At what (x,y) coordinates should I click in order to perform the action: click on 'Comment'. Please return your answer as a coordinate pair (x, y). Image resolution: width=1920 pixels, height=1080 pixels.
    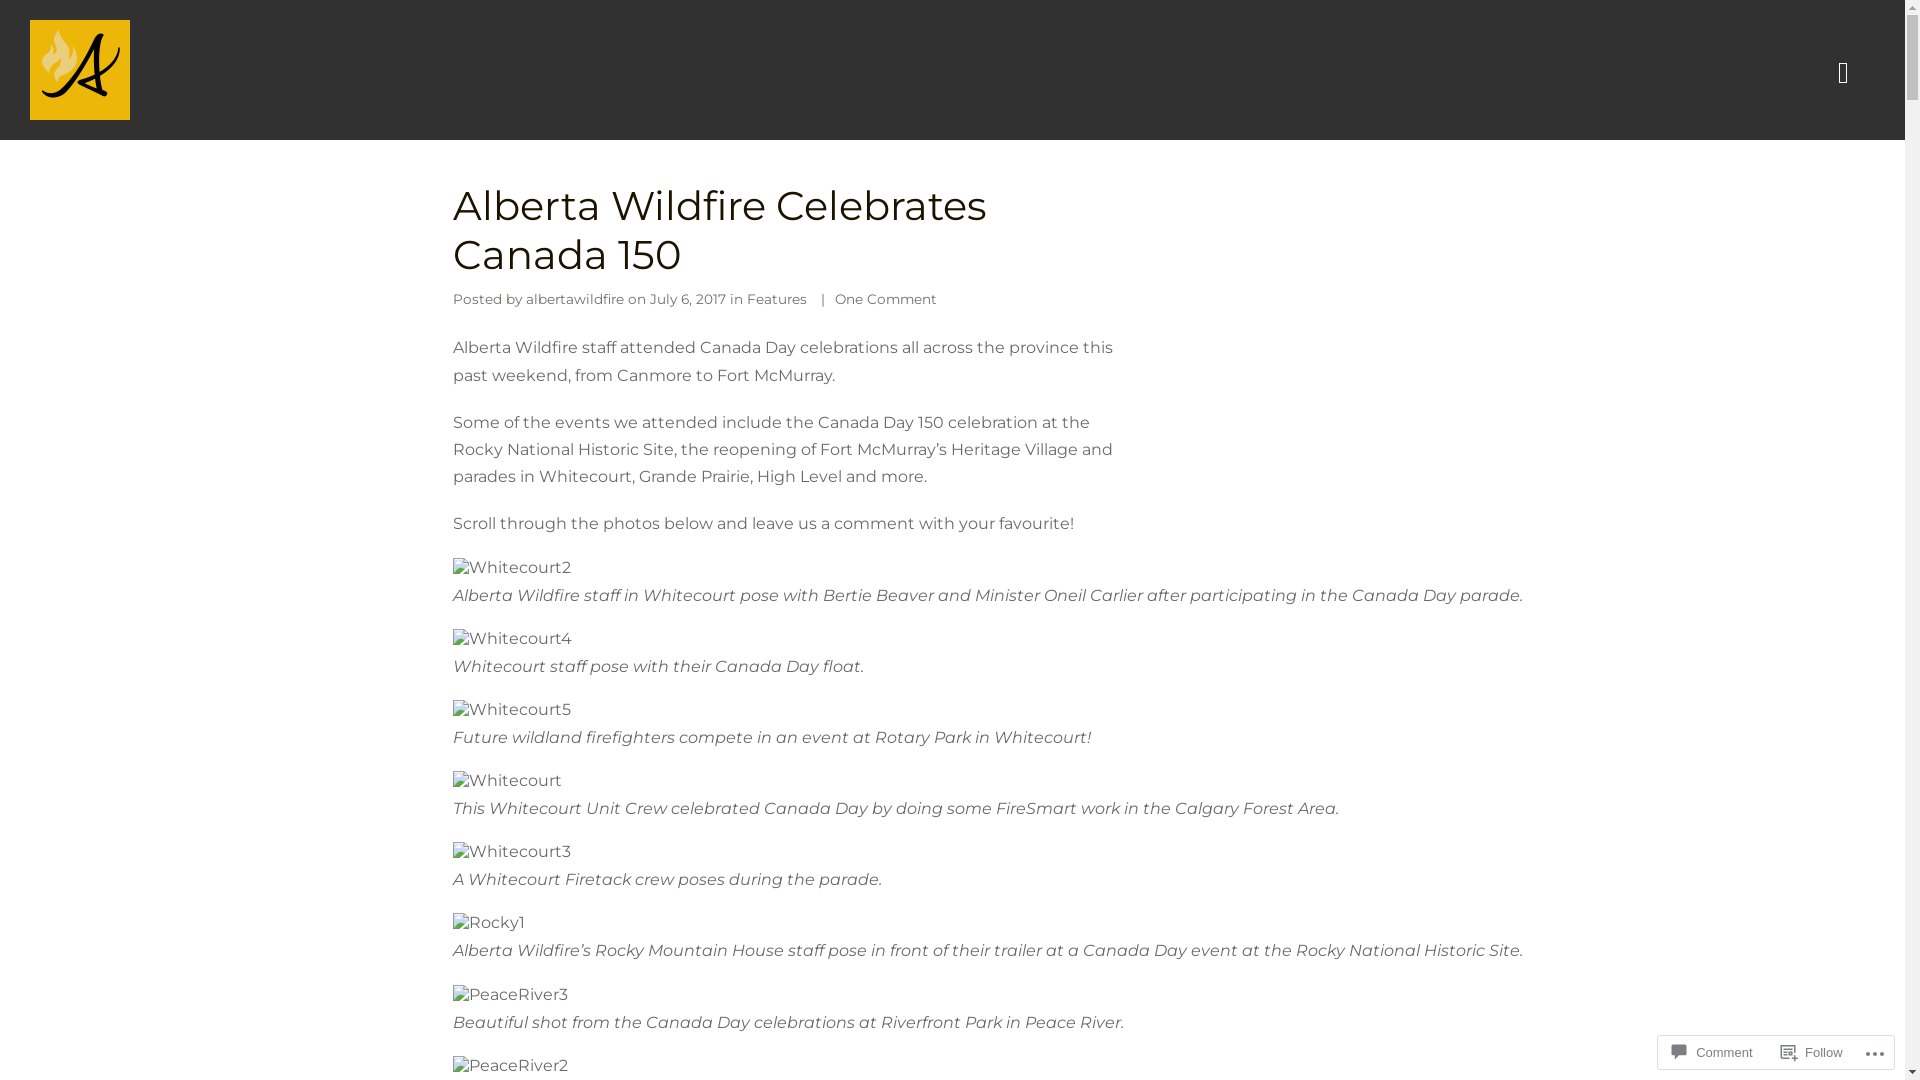
    Looking at the image, I should click on (1711, 1051).